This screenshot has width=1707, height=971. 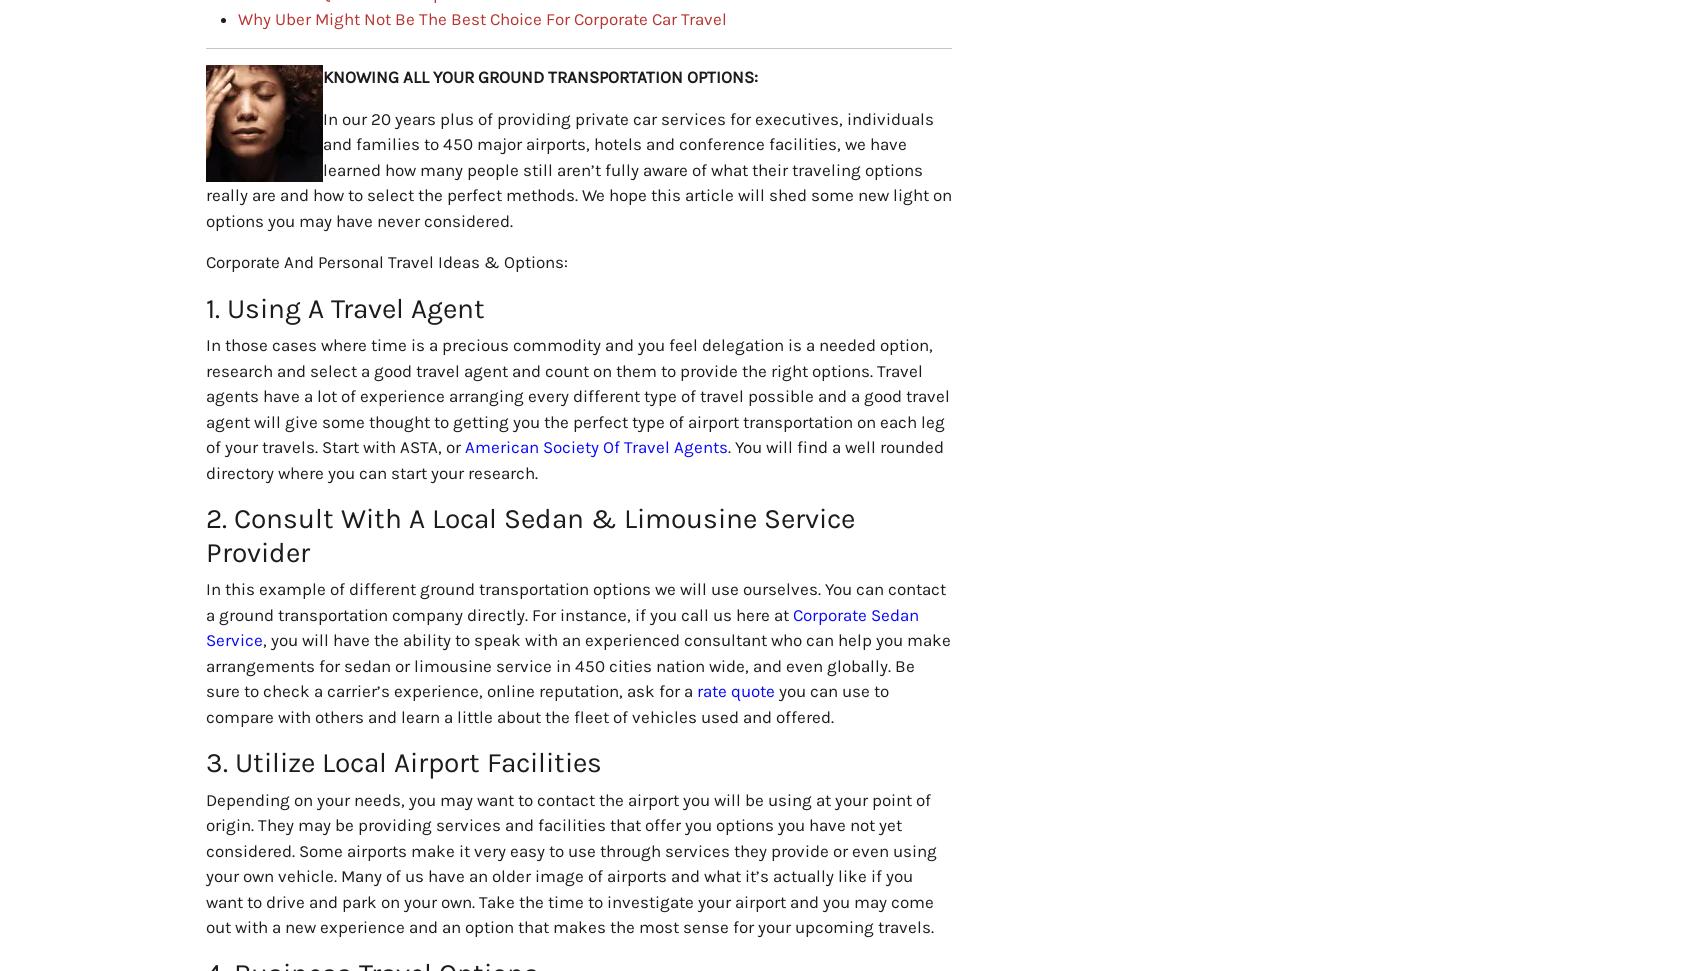 I want to click on 'Web App', so click(x=568, y=736).